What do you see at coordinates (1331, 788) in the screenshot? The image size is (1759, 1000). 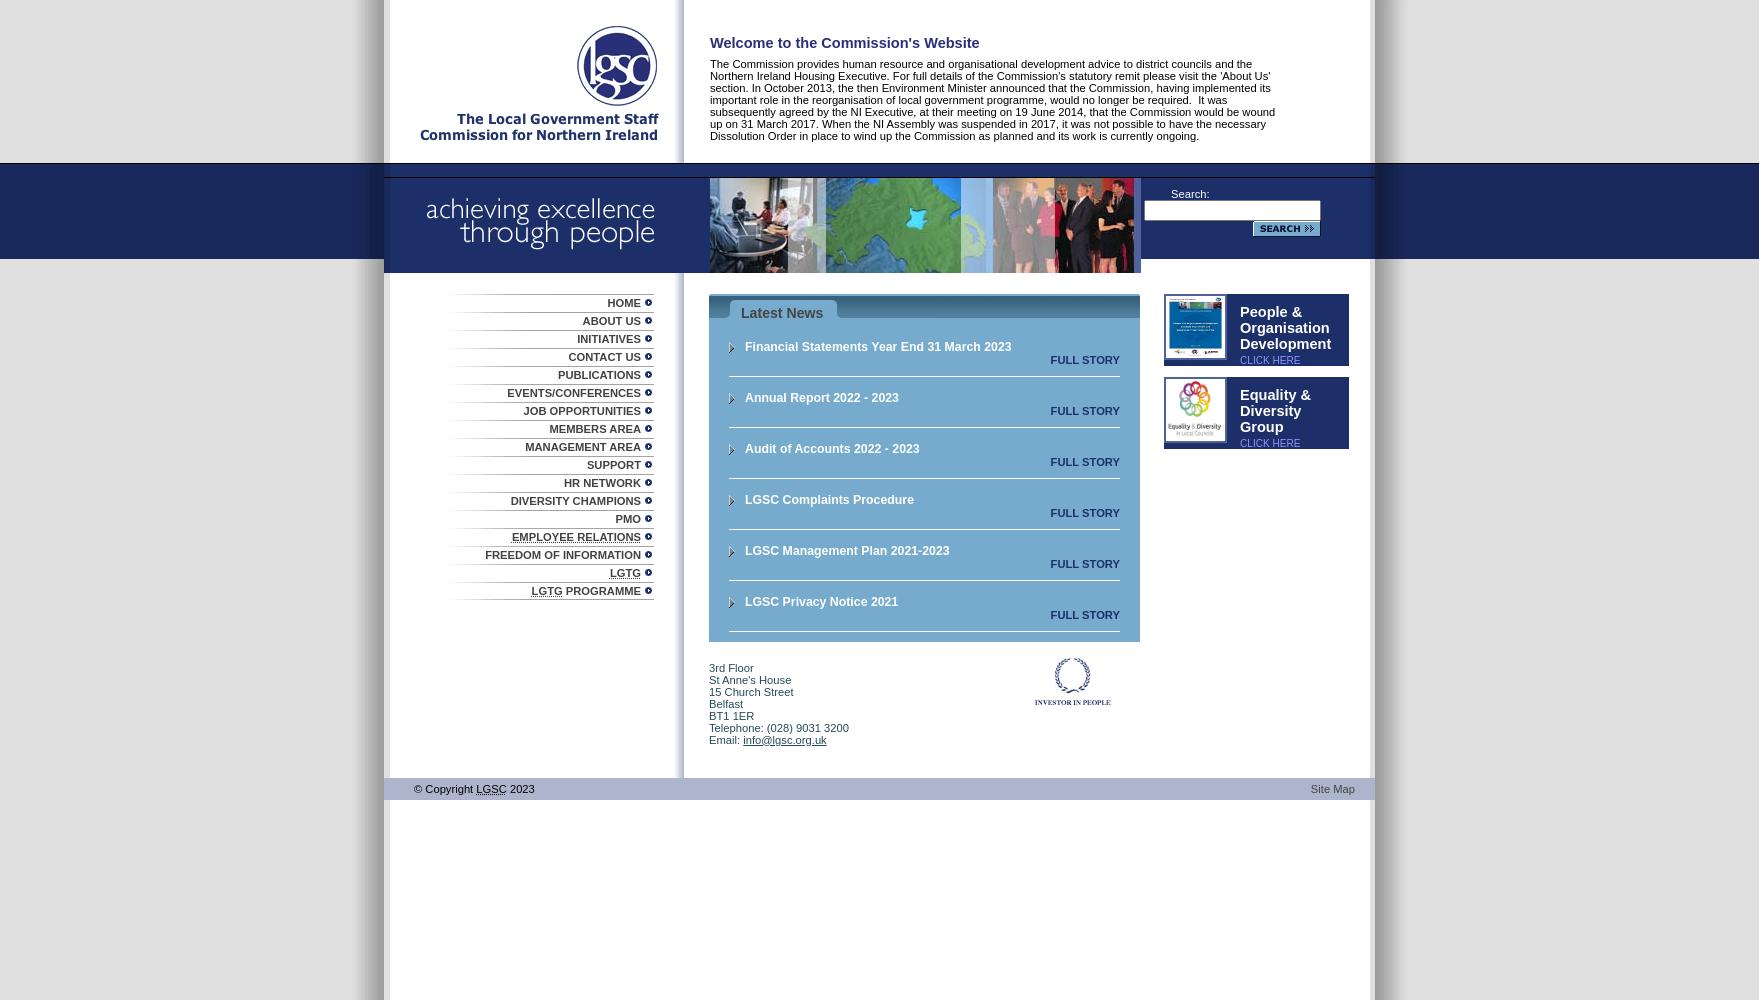 I see `'Site Map'` at bounding box center [1331, 788].